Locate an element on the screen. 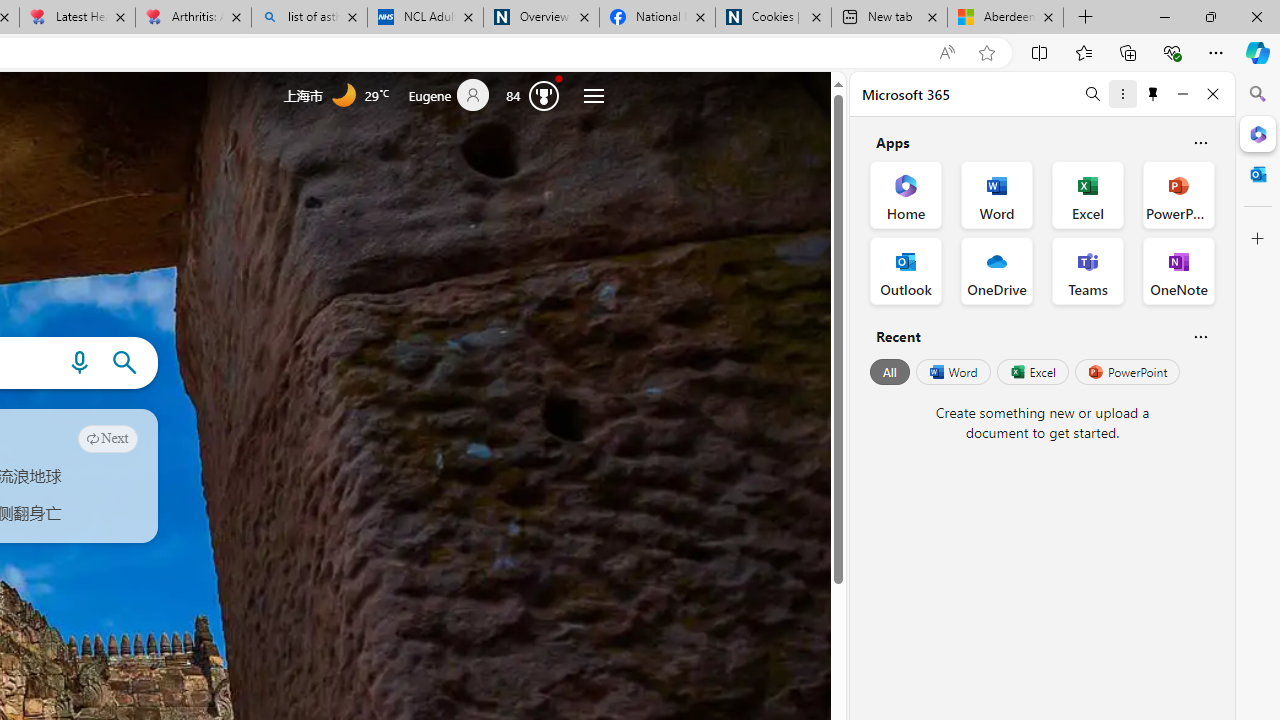 The width and height of the screenshot is (1280, 720). 'Outlook Office App' is located at coordinates (905, 271).